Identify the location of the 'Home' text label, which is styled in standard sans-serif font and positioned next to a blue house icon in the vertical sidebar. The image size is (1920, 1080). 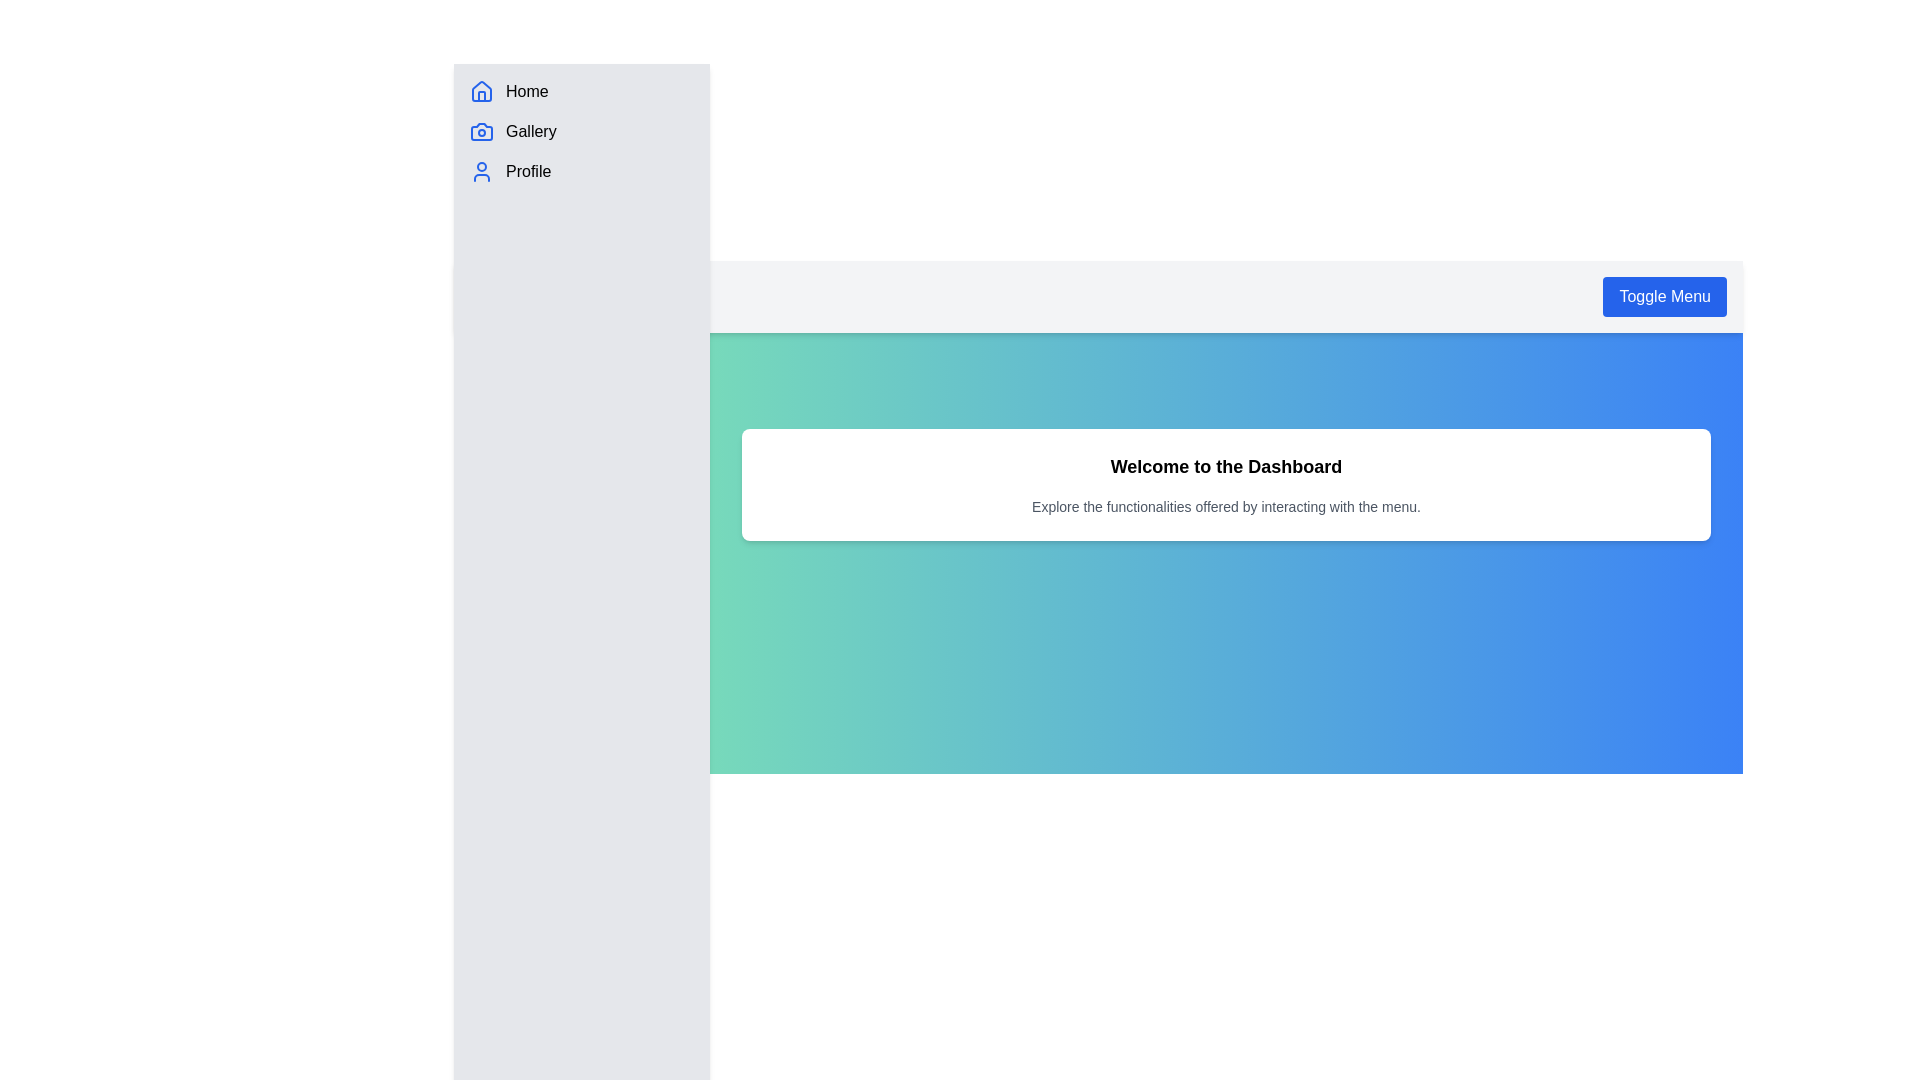
(527, 92).